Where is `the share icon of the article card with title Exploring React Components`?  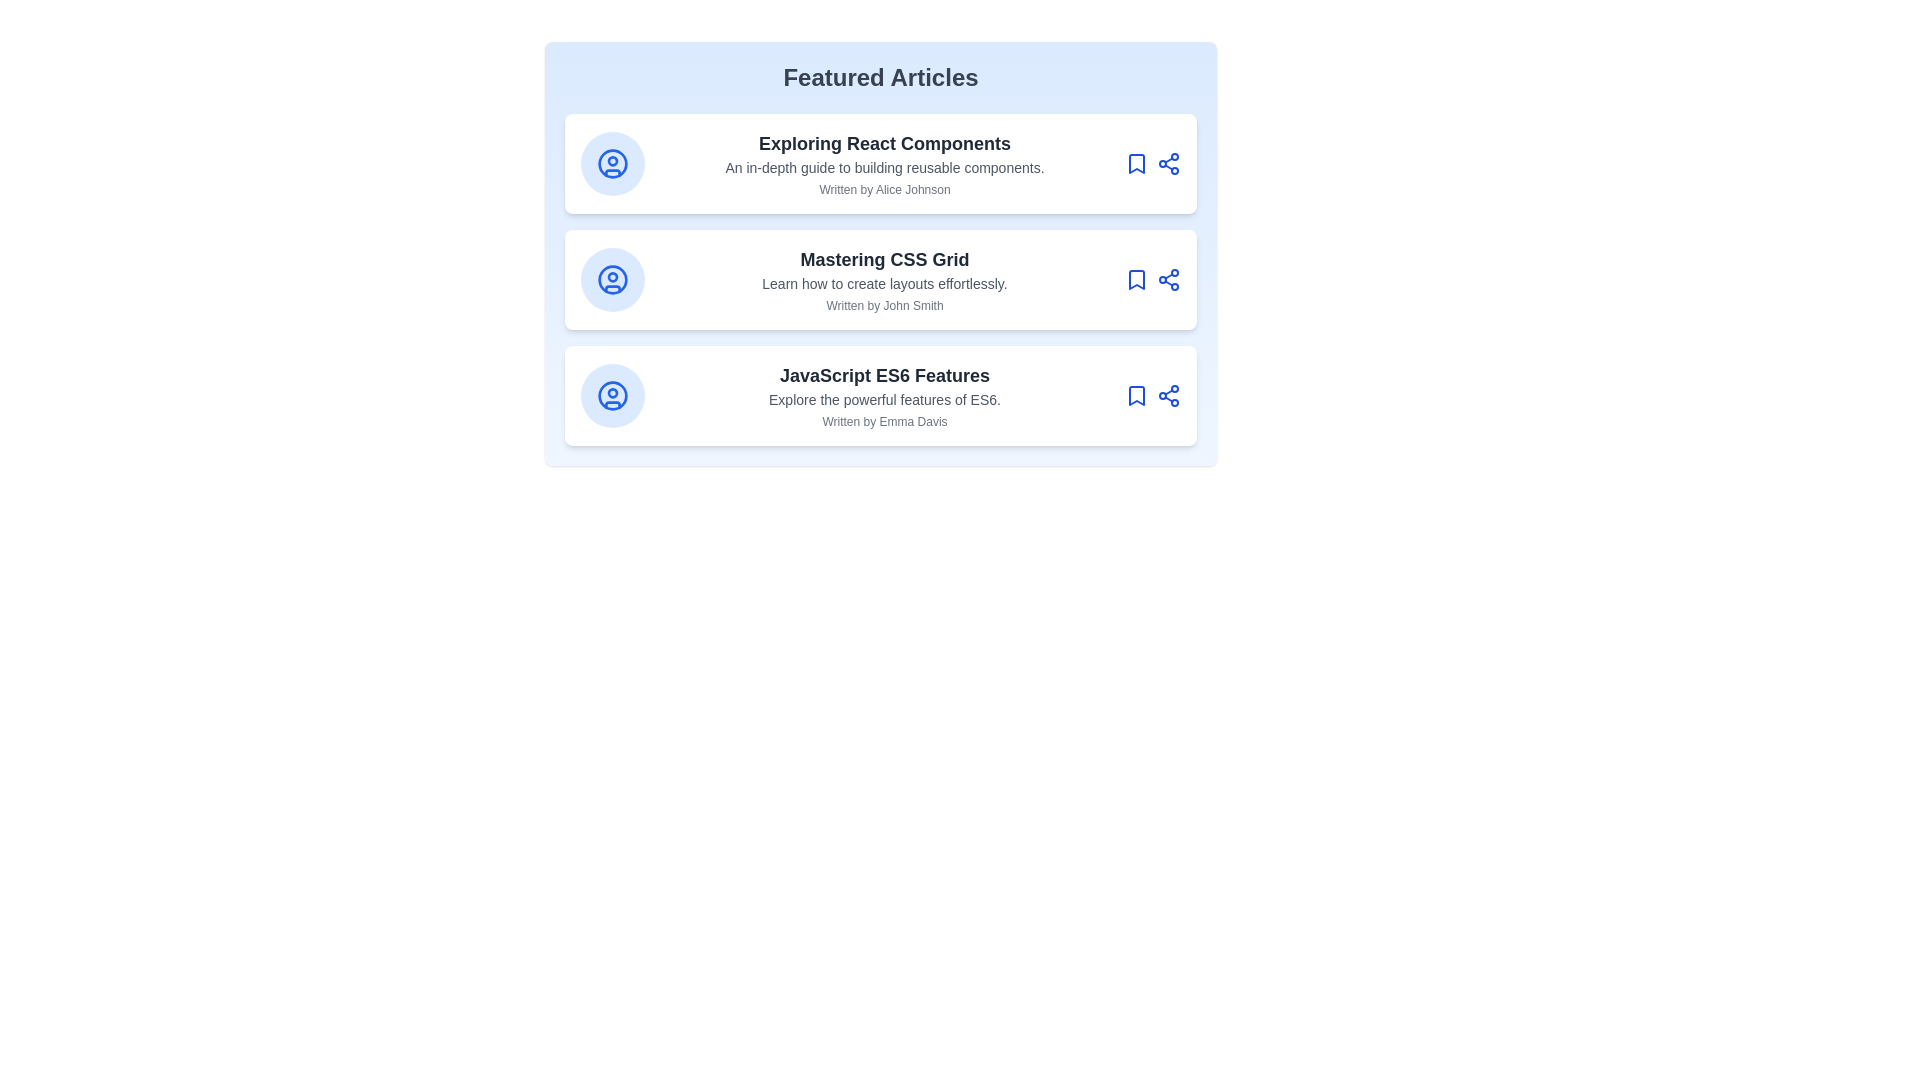 the share icon of the article card with title Exploring React Components is located at coordinates (1169, 163).